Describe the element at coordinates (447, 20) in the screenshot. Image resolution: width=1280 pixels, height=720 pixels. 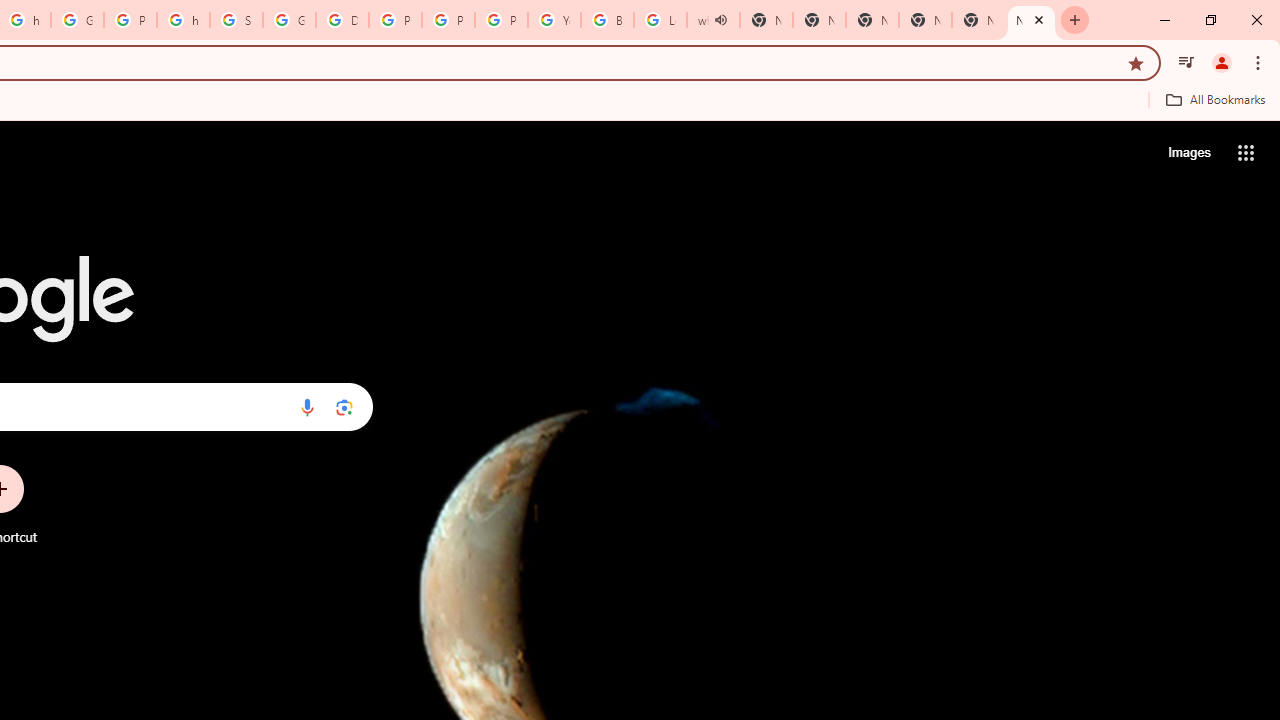
I see `'Privacy Help Center - Policies Help'` at that location.